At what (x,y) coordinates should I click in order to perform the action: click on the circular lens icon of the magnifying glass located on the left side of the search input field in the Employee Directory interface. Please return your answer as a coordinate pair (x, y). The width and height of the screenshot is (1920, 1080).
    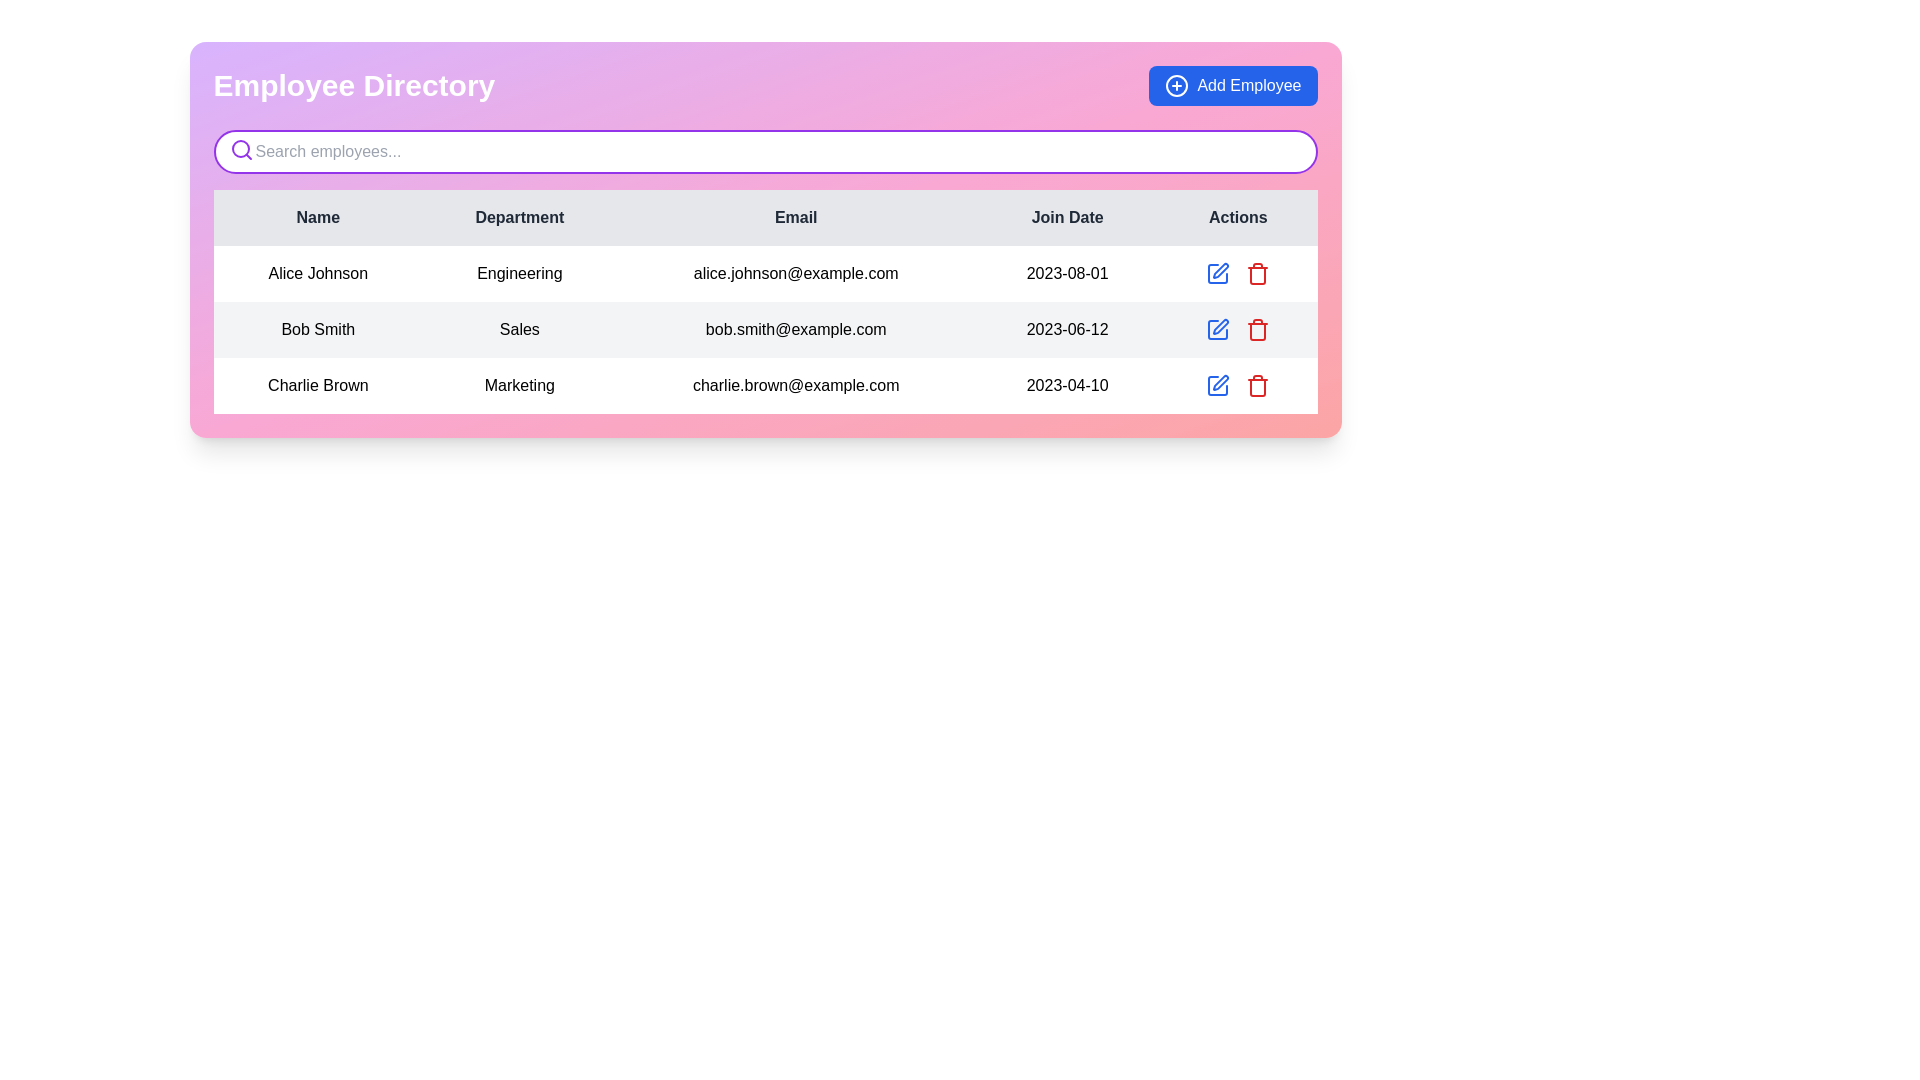
    Looking at the image, I should click on (240, 148).